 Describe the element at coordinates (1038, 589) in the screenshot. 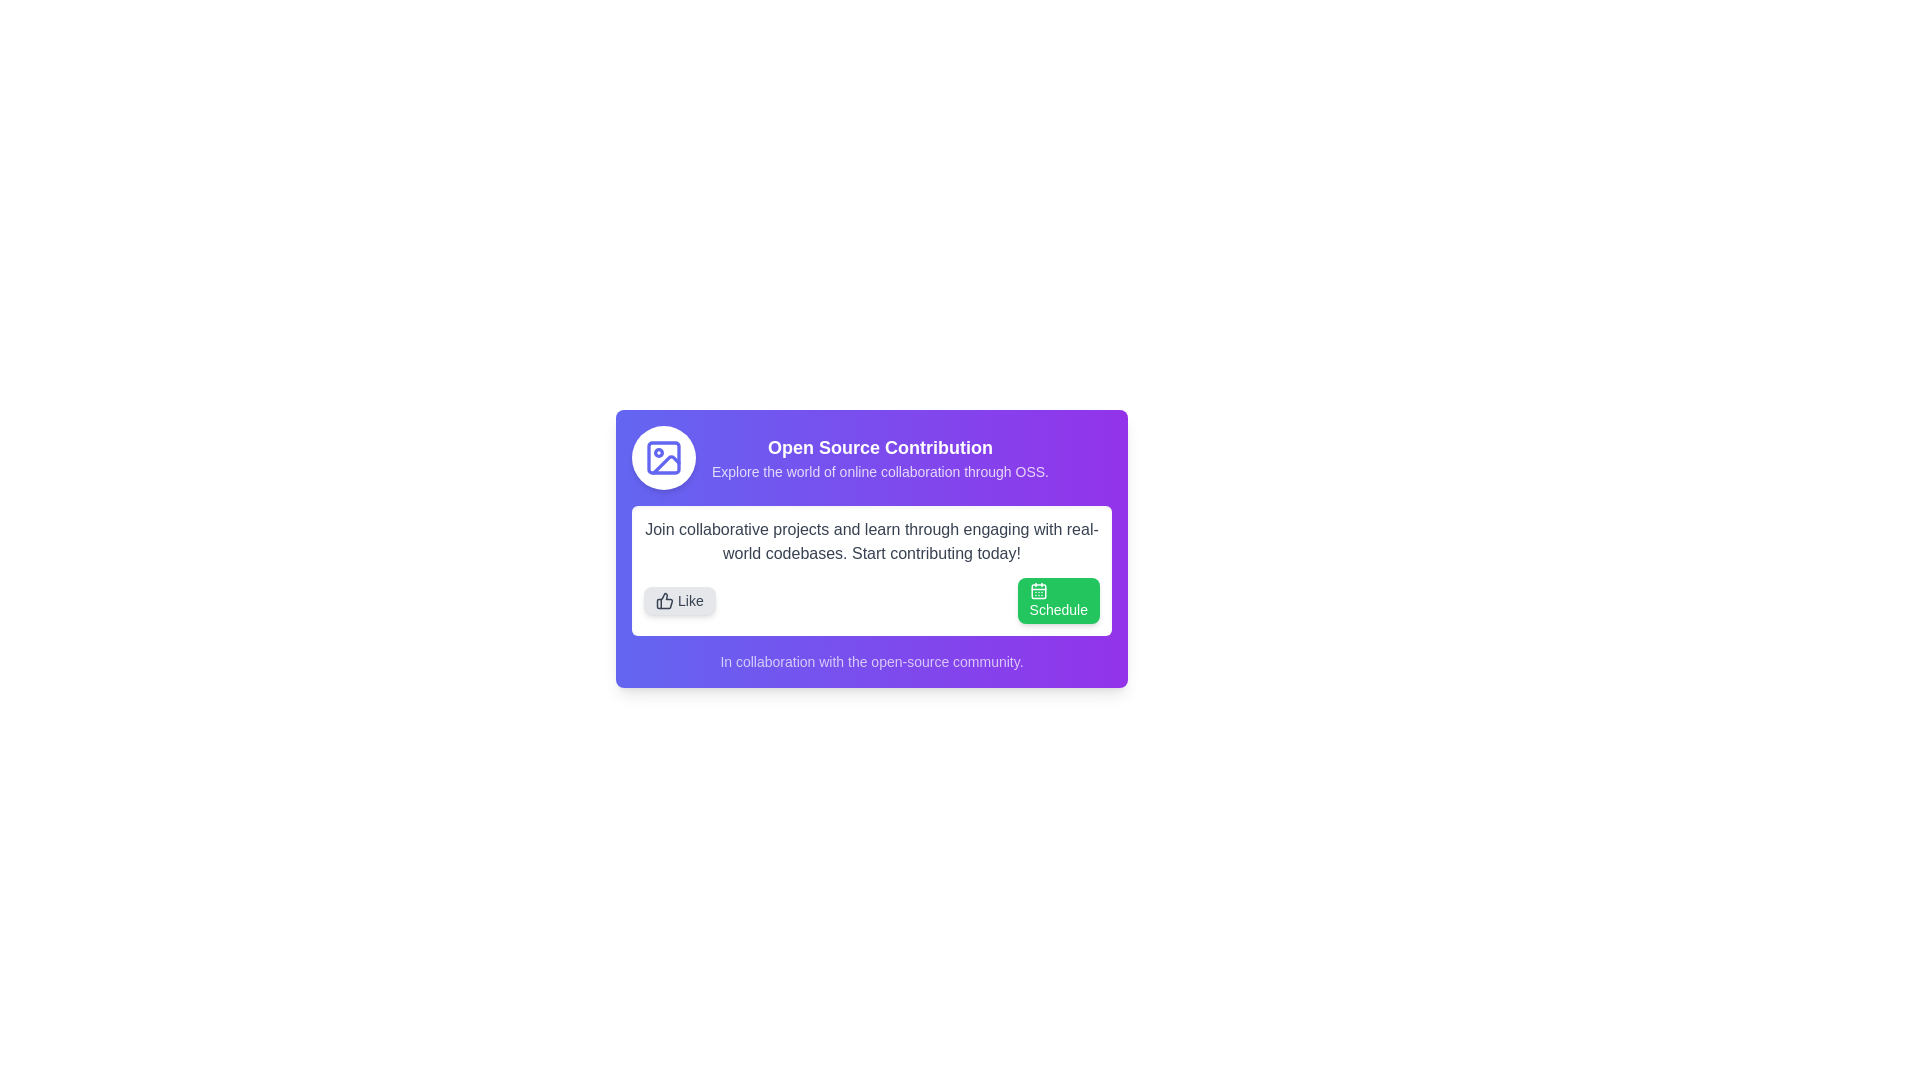

I see `the small green calendar icon located inside the 'Schedule' button, which is positioned to the left of the button text` at that location.